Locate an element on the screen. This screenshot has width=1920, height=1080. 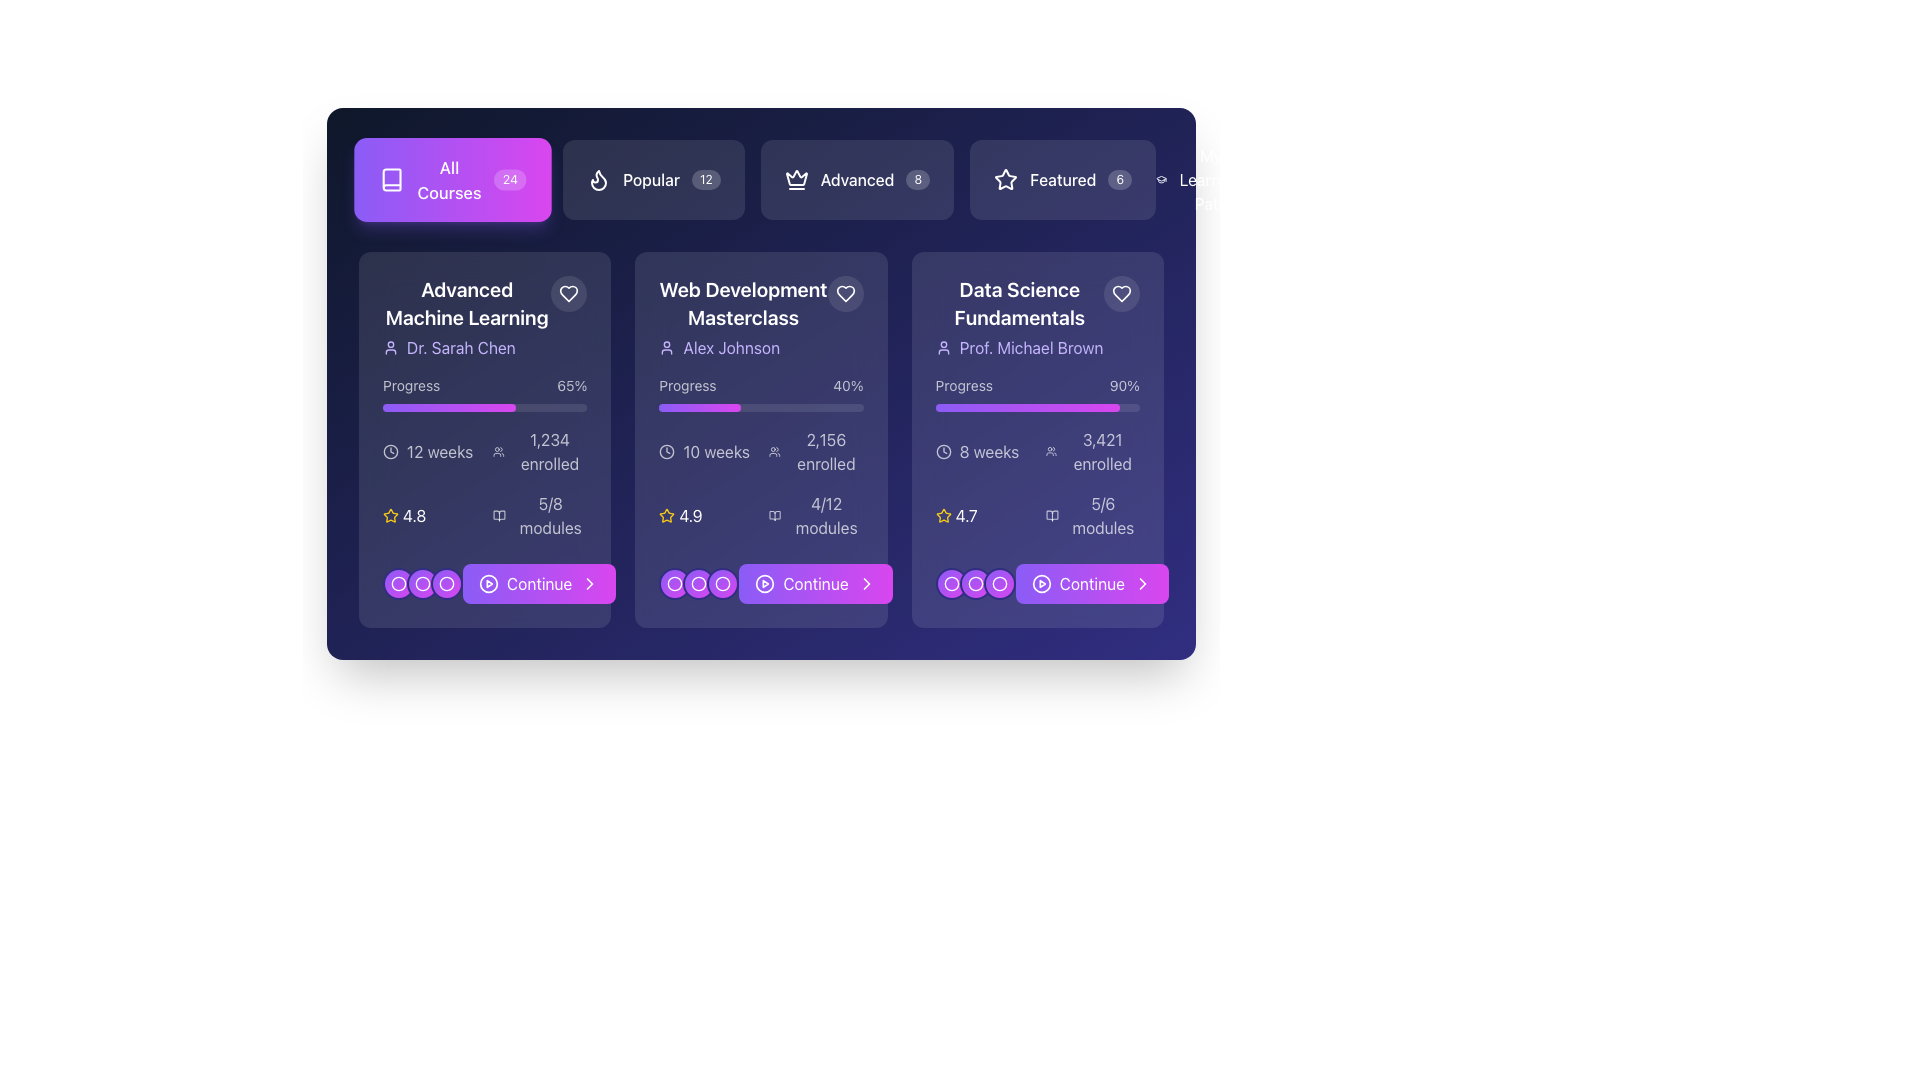
the progress visually on the horizontal progress bar located beneath the 'Progress' label and adjacent to the '65%' text in the Advanced Machine Learning course card is located at coordinates (485, 407).